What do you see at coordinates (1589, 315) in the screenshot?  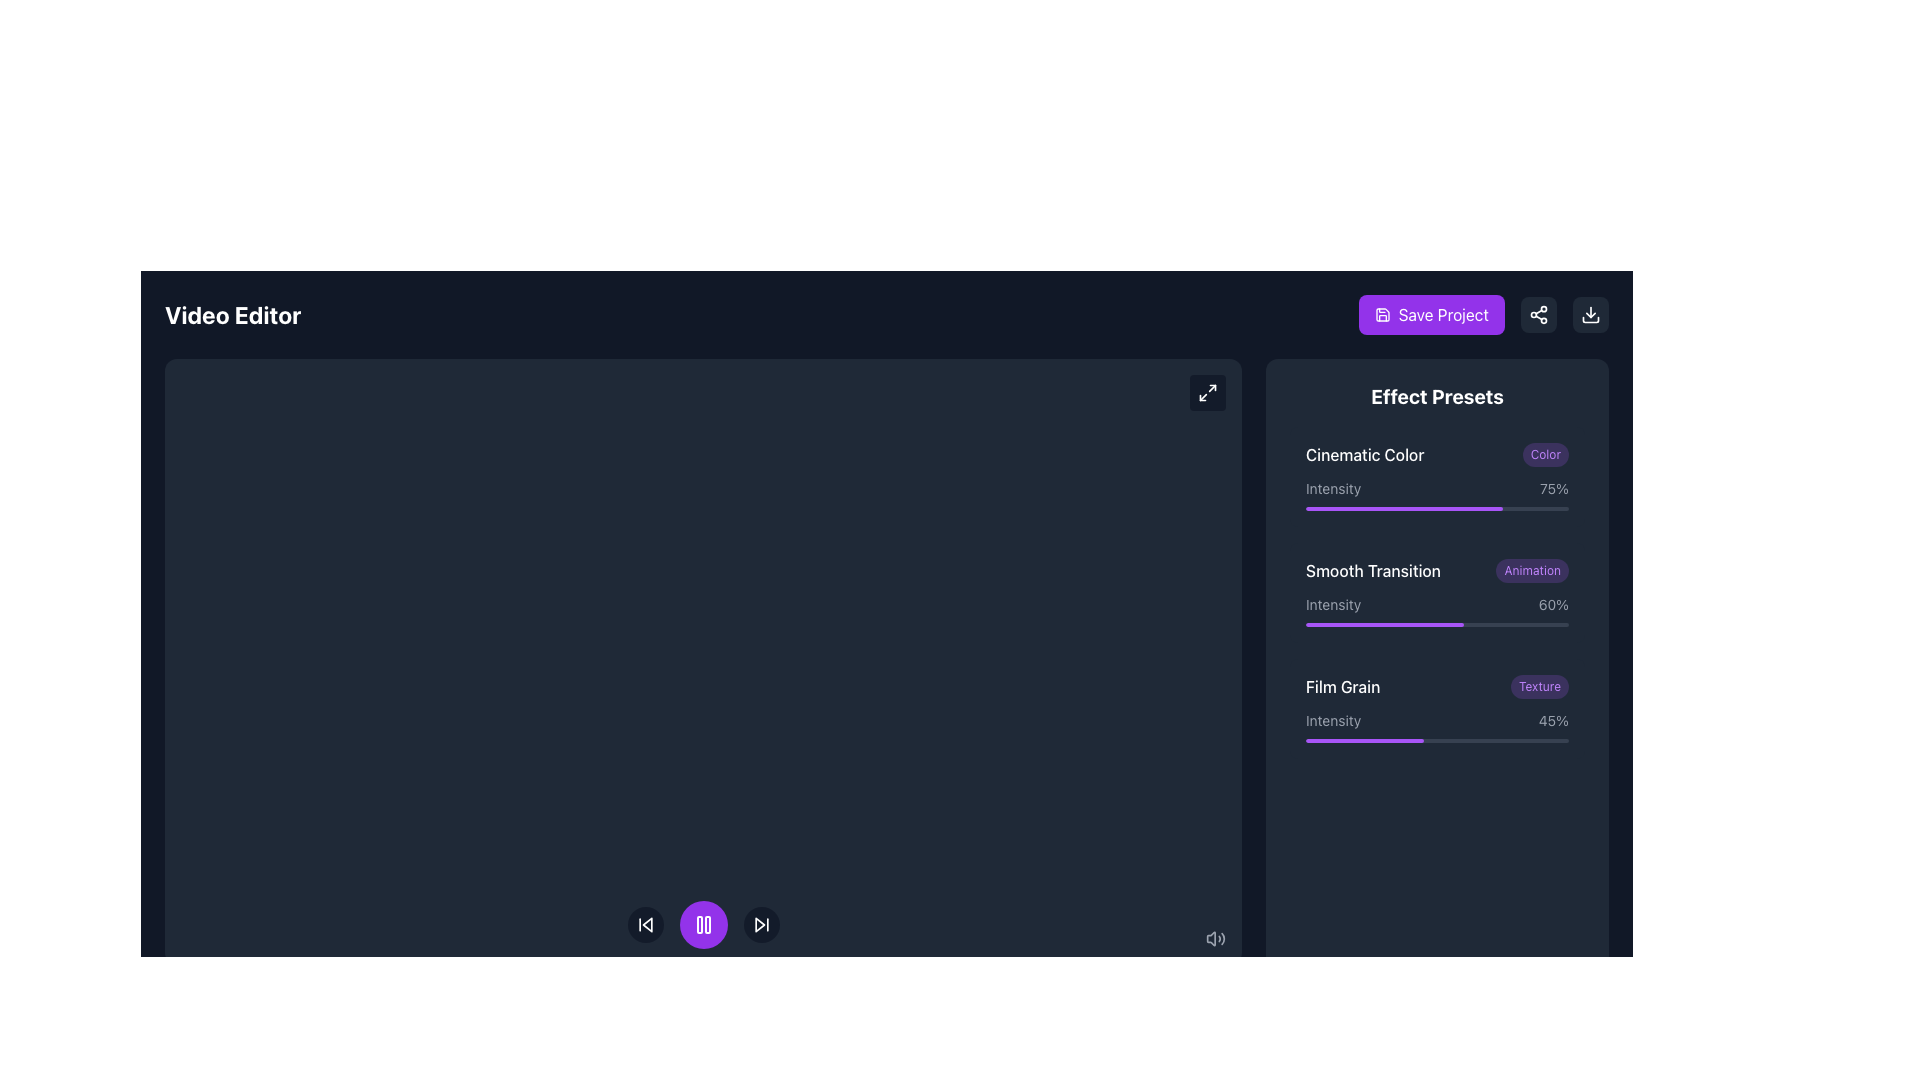 I see `the third button with a dark gray background and a downward arrow icon located in the top-right corner of the interface` at bounding box center [1589, 315].